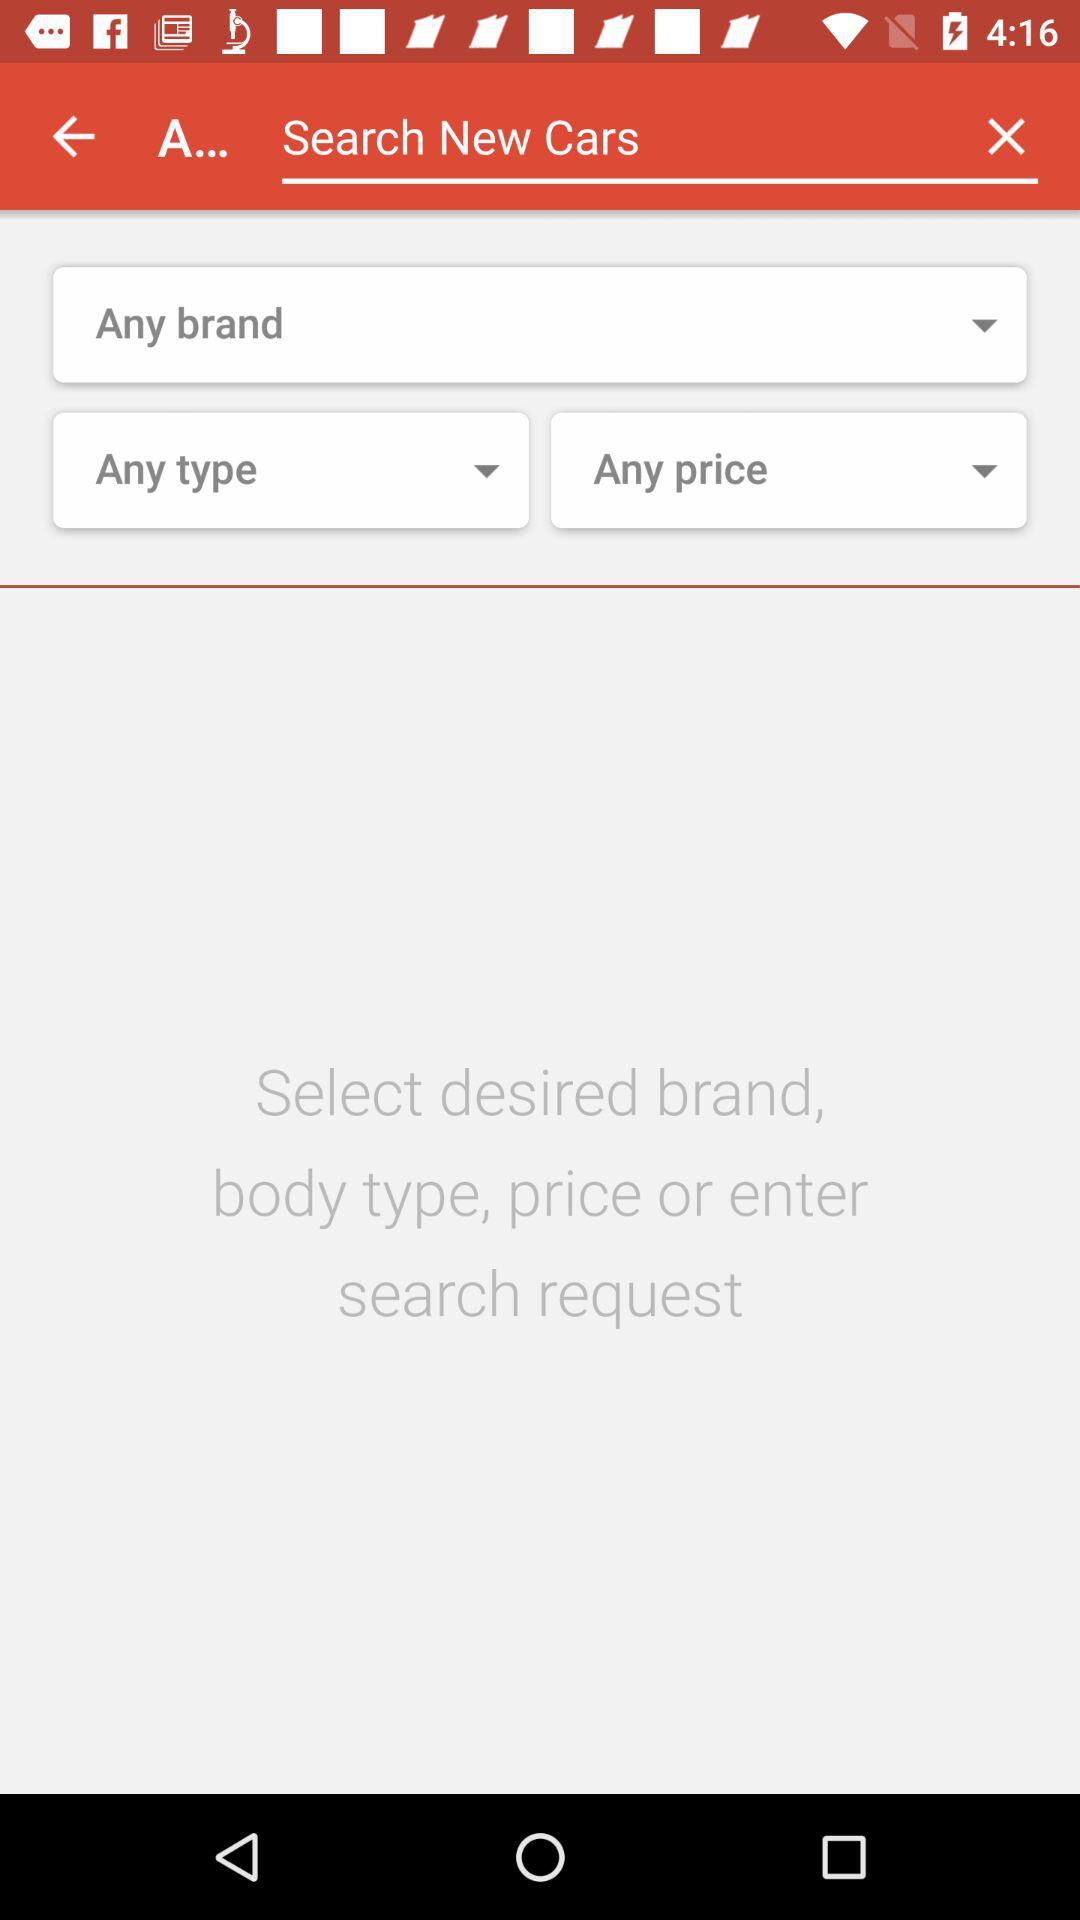 The width and height of the screenshot is (1080, 1920). I want to click on search text entry box, so click(606, 135).